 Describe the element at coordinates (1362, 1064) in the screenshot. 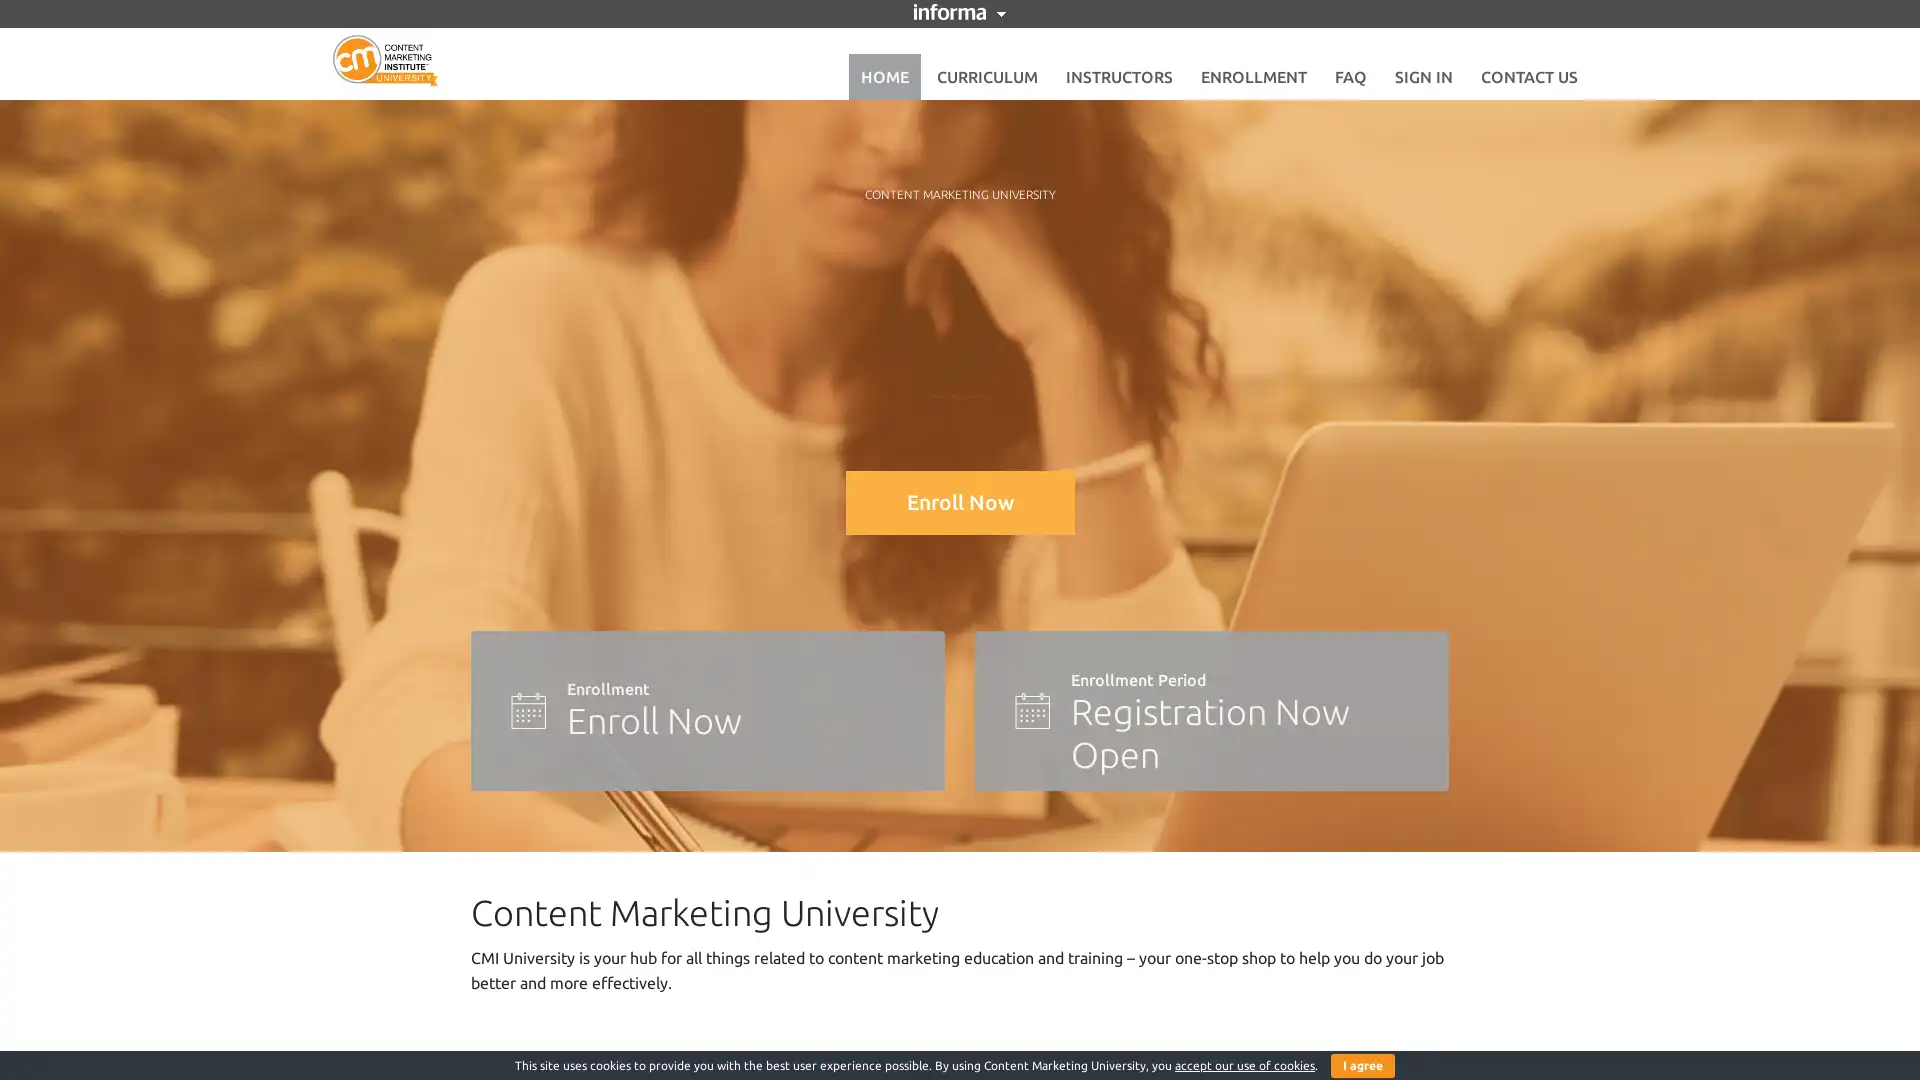

I see `I agree` at that location.